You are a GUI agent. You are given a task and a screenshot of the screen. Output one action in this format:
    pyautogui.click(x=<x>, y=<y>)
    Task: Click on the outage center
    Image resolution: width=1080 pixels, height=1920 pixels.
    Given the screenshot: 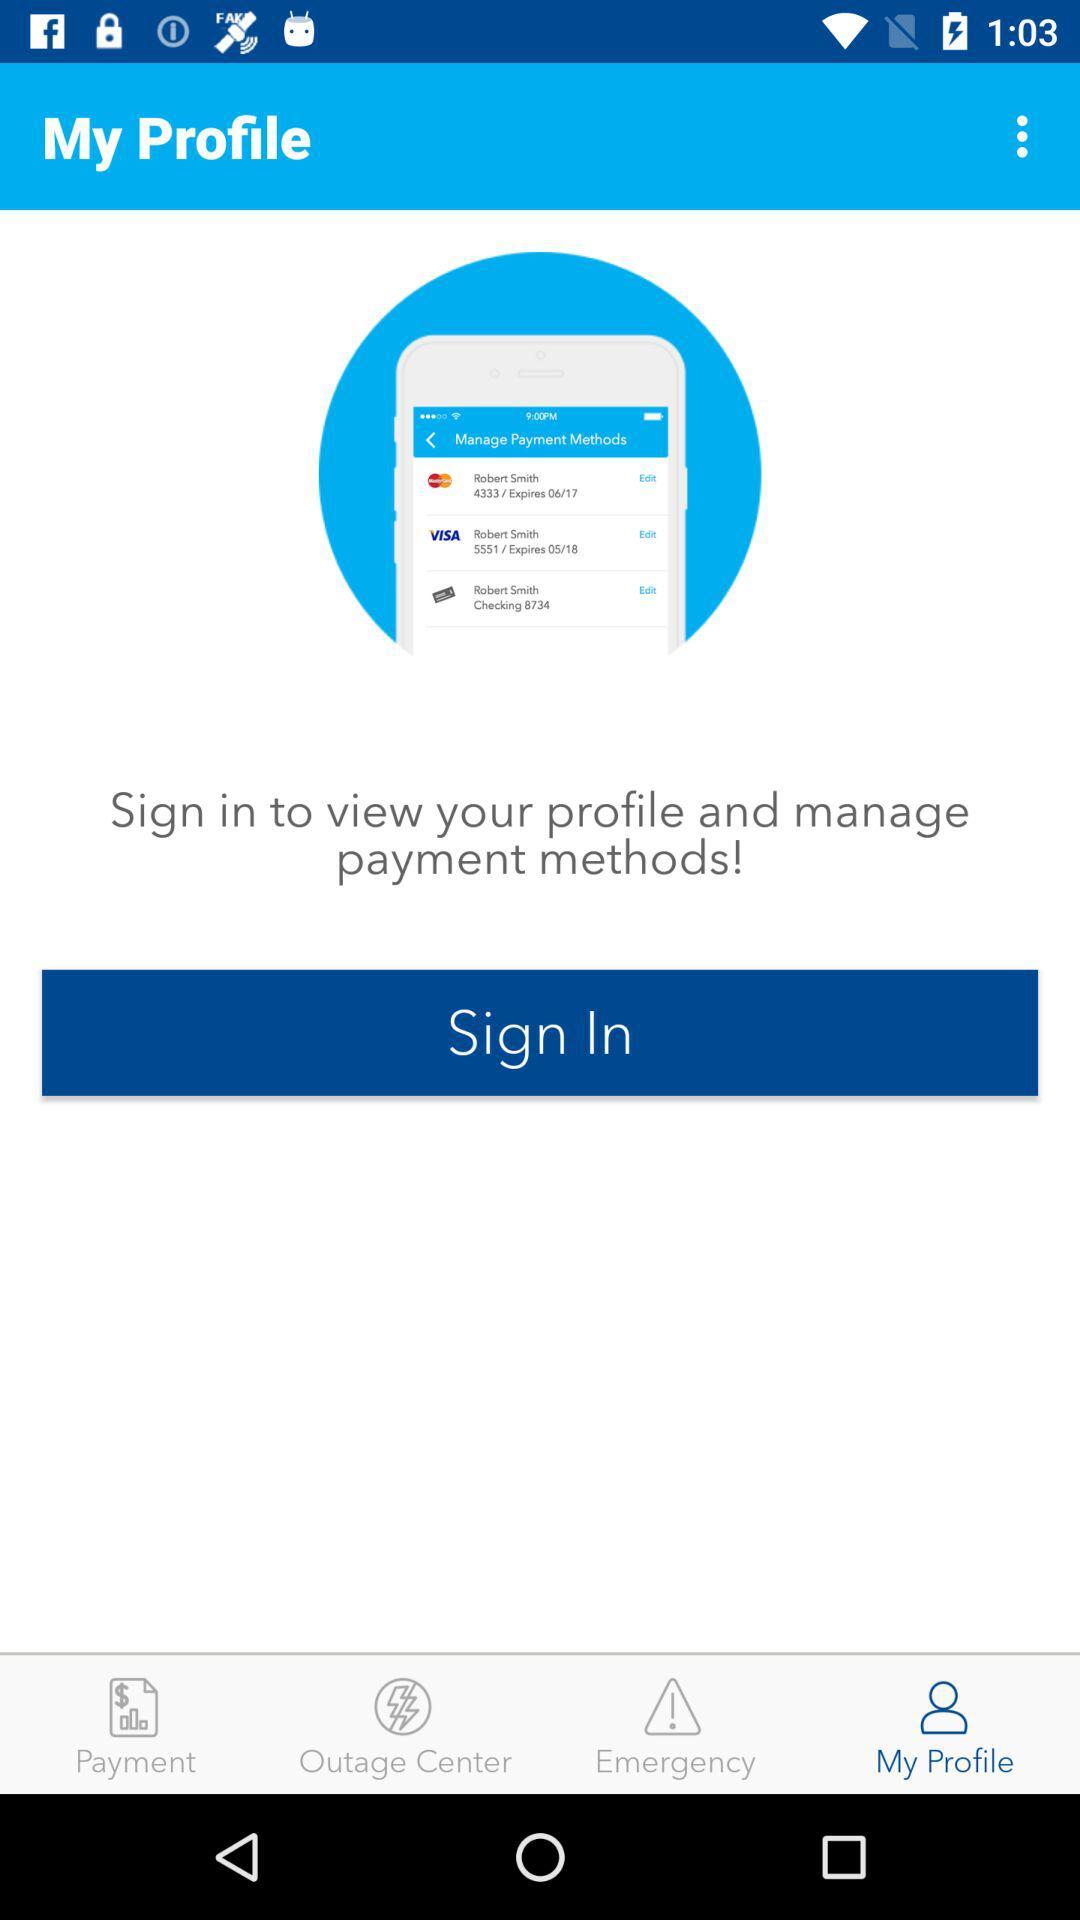 What is the action you would take?
    pyautogui.click(x=405, y=1723)
    